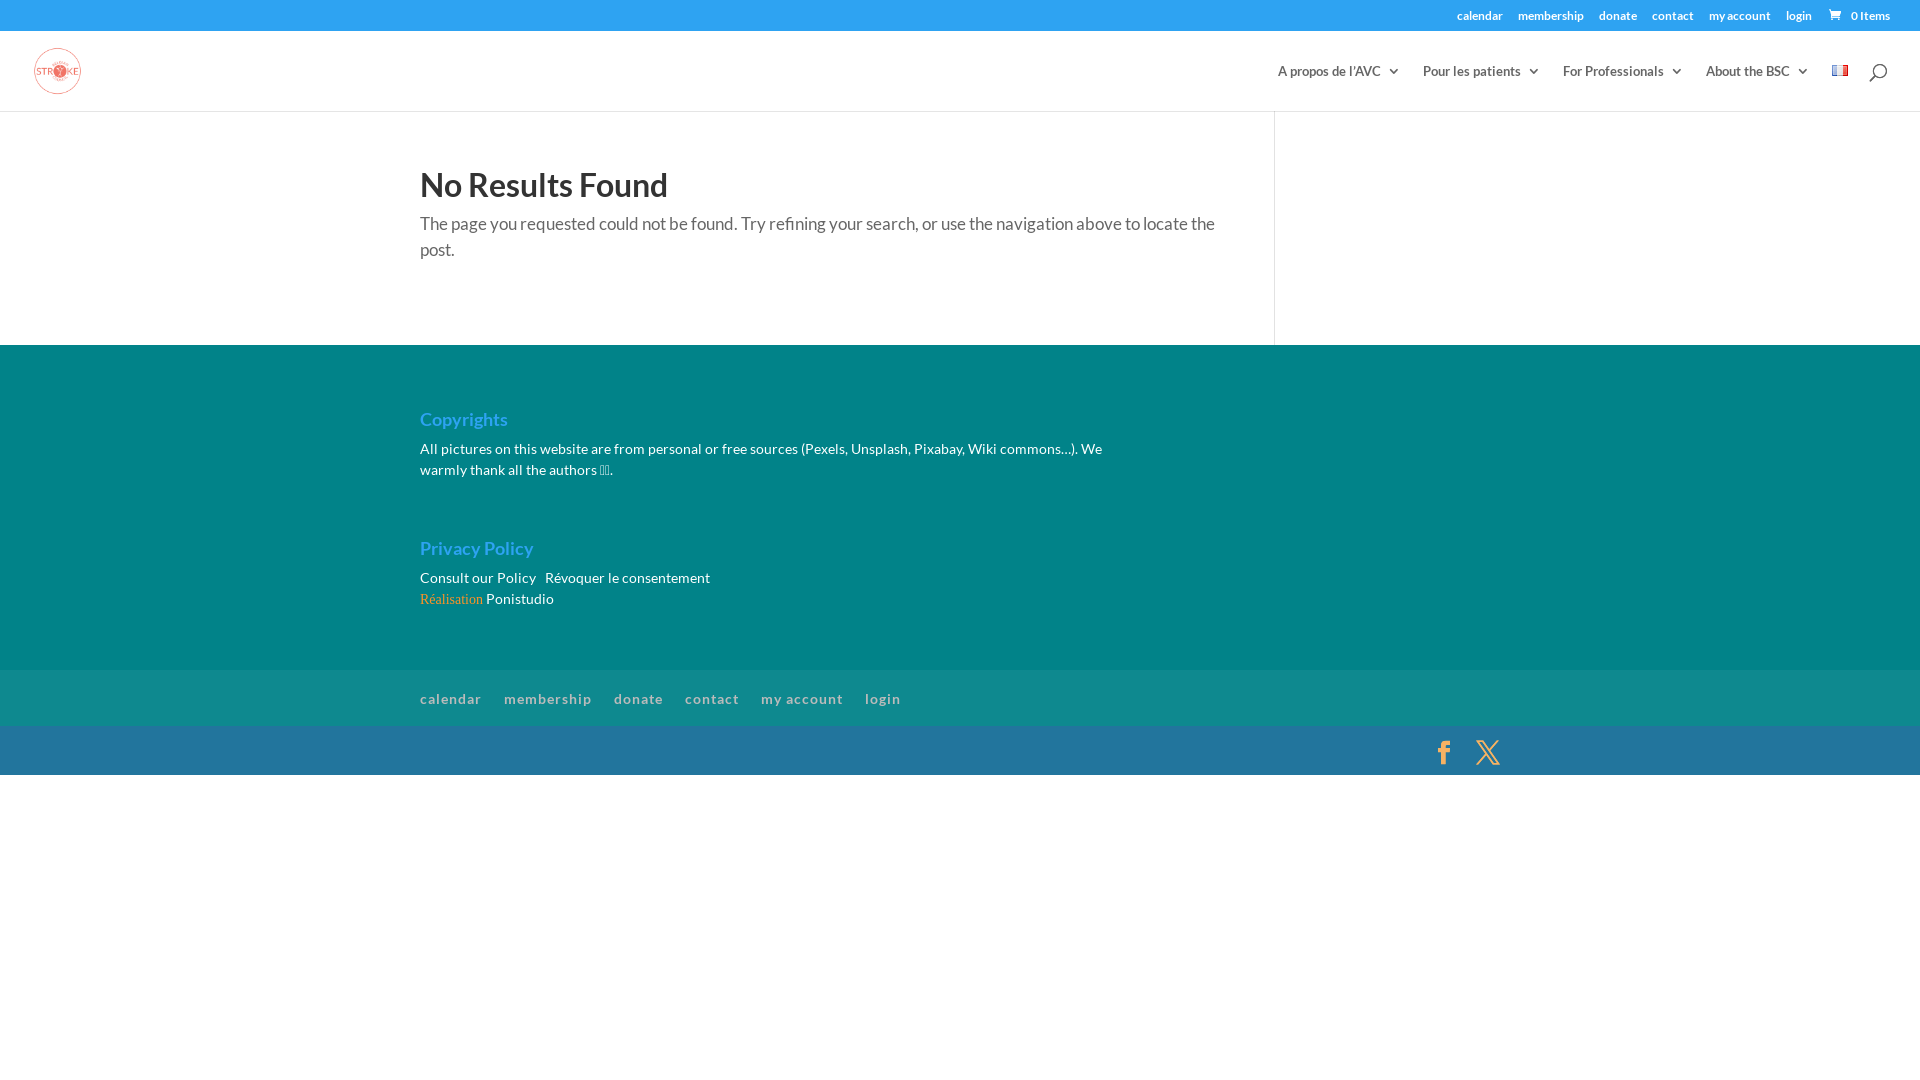 This screenshot has height=1080, width=1920. Describe the element at coordinates (801, 697) in the screenshot. I see `'my account'` at that location.